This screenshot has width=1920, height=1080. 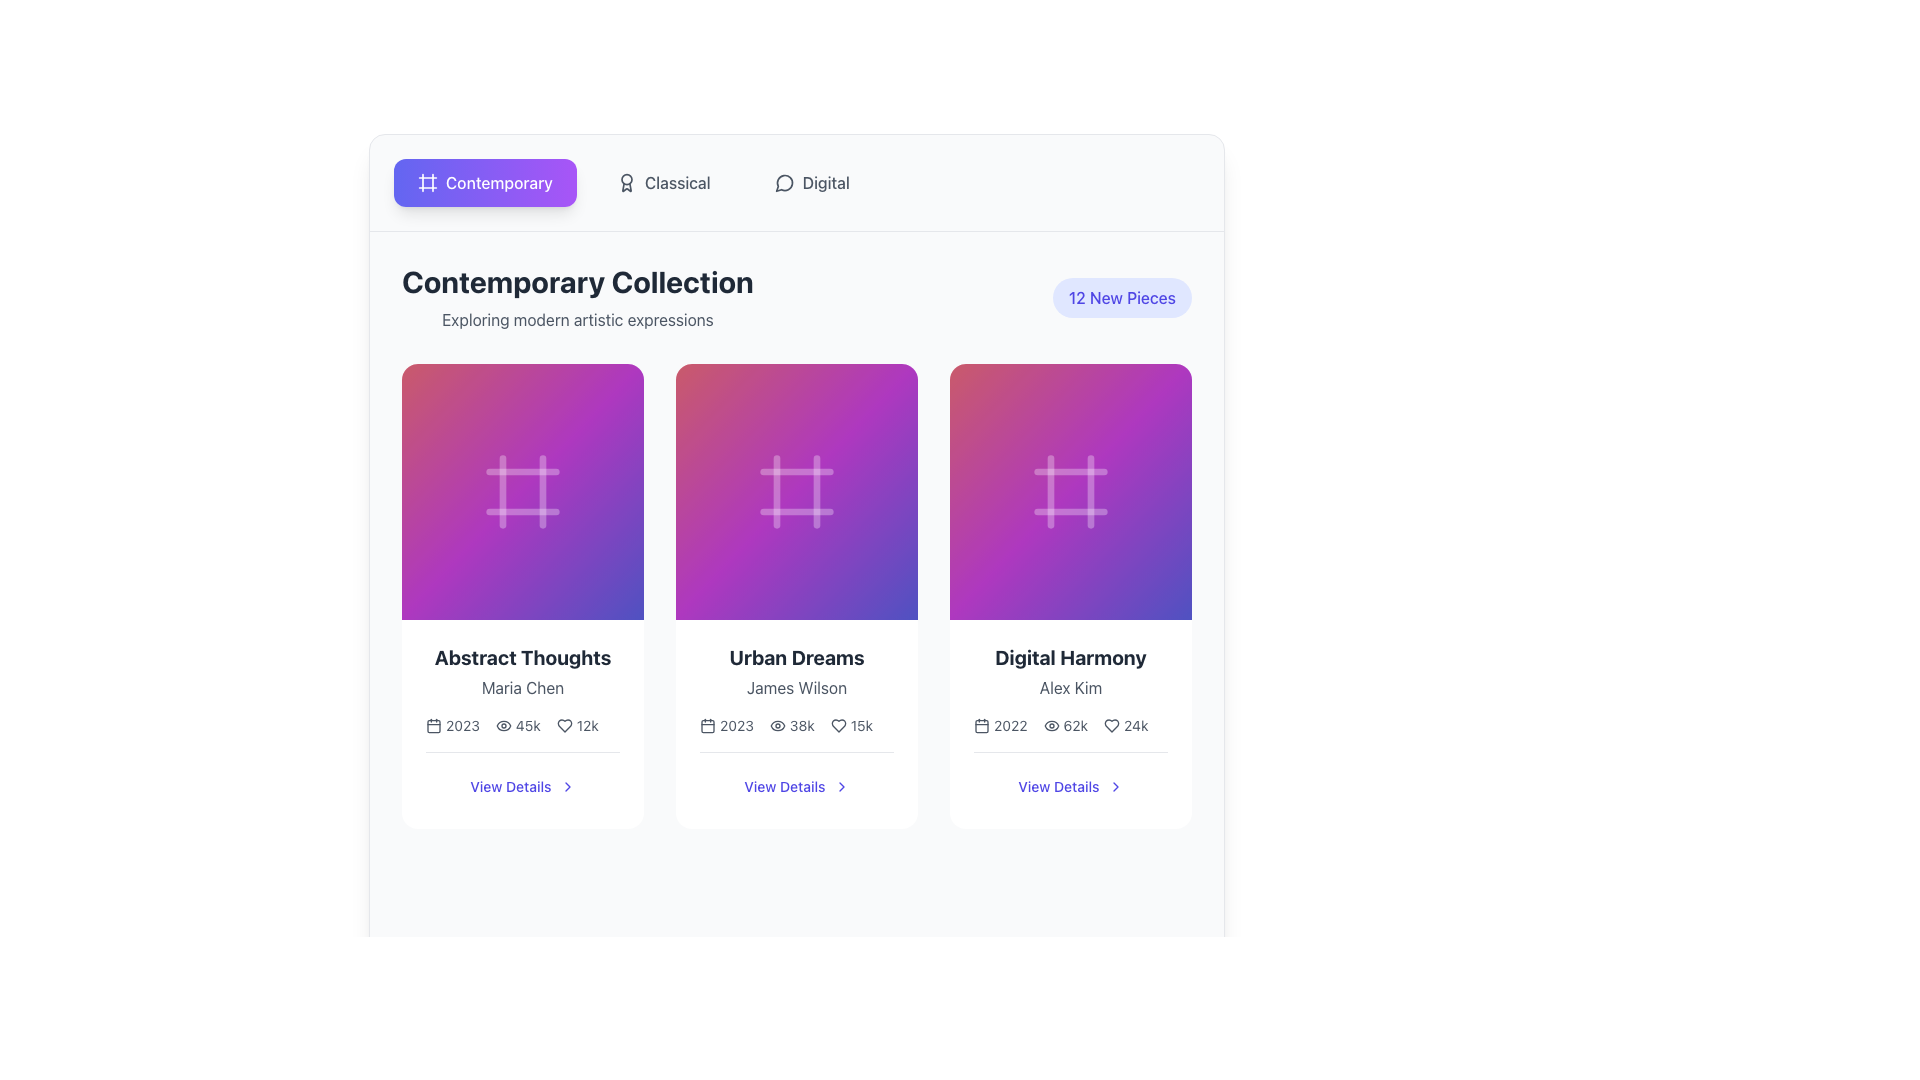 What do you see at coordinates (1122, 297) in the screenshot?
I see `the text label displaying '12 New Pieces' located in the top-right region near the 'Contemporary Collection' title, which is part of a rounded rectangular badge with a light indigo background` at bounding box center [1122, 297].